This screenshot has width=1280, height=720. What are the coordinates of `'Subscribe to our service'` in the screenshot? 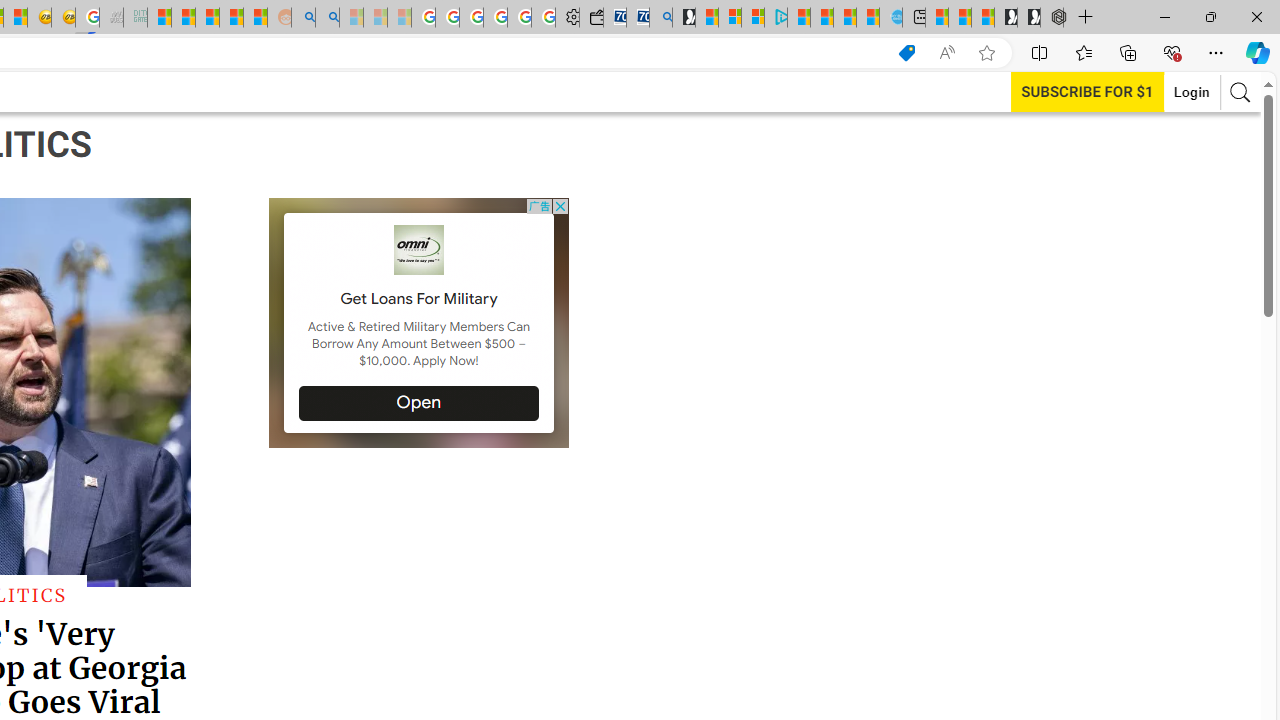 It's located at (1086, 91).